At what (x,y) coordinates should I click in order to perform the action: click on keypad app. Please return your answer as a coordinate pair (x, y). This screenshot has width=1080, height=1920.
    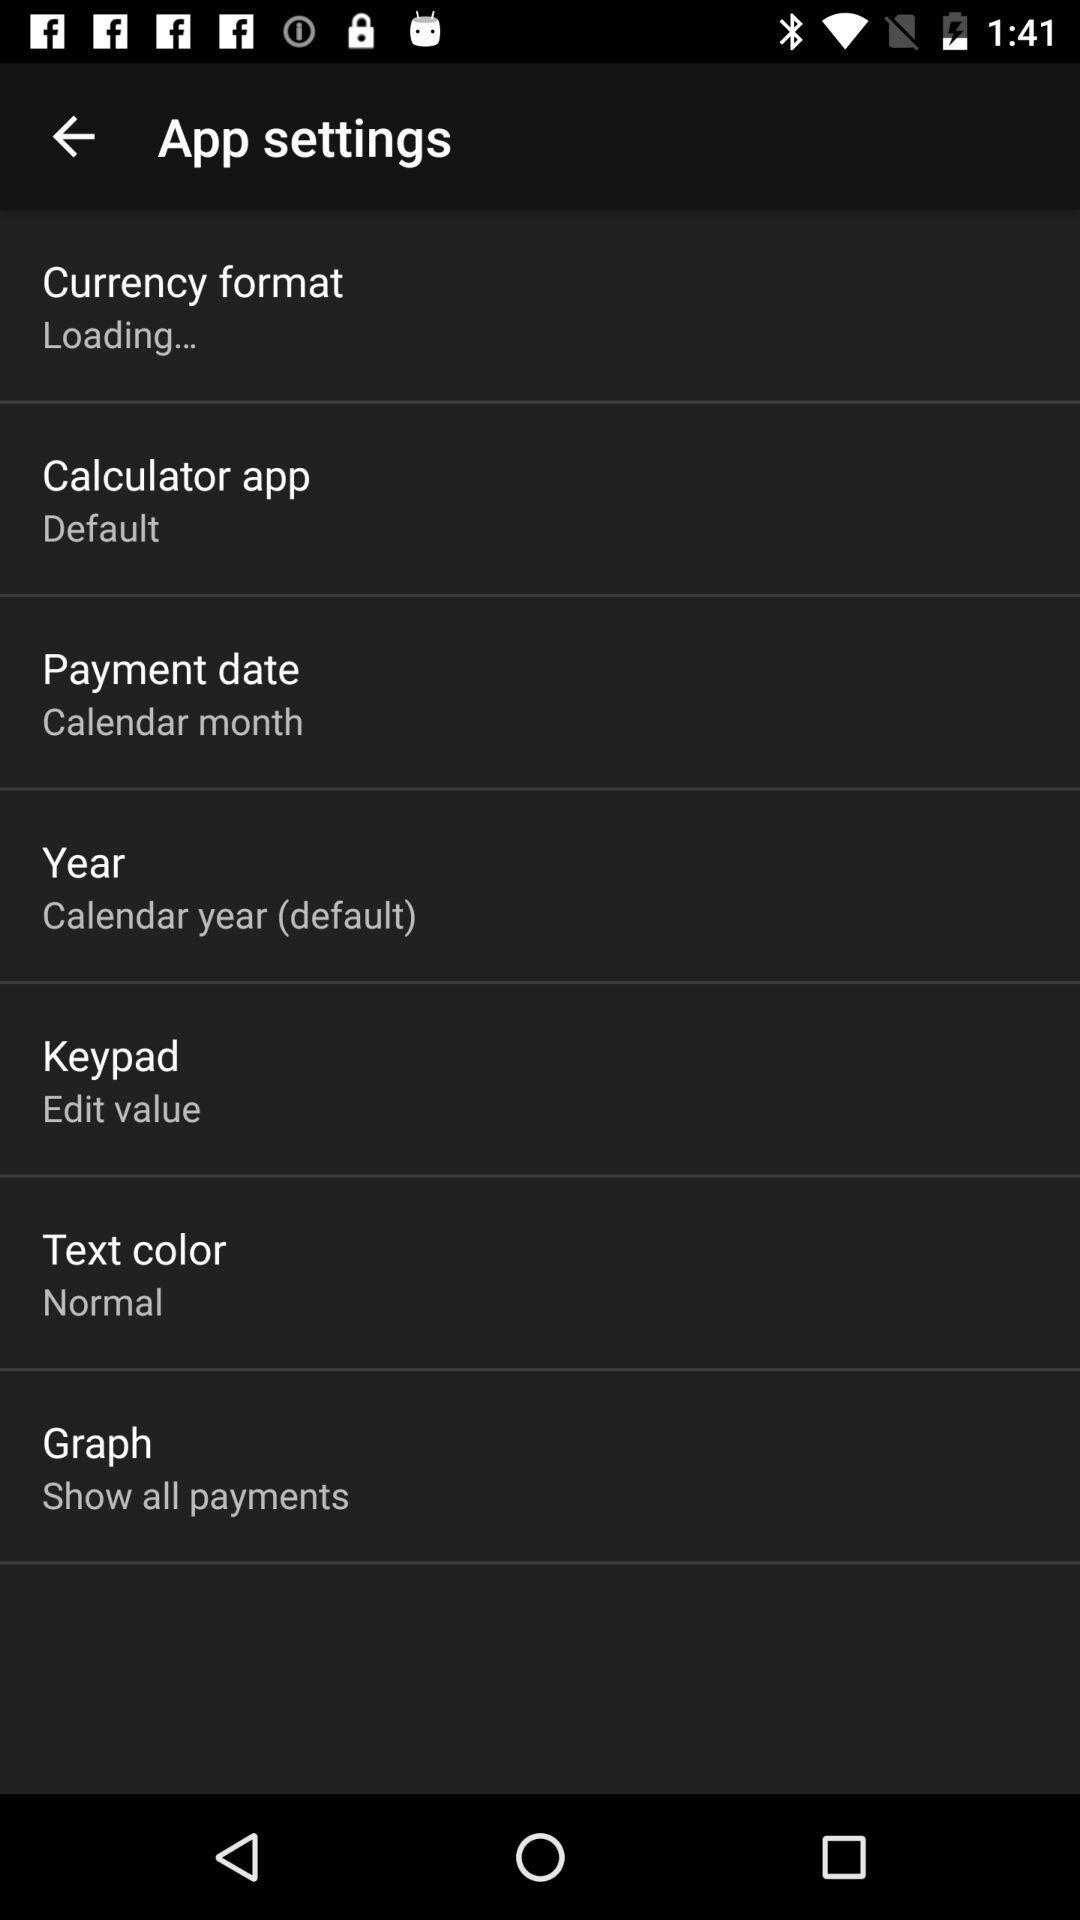
    Looking at the image, I should click on (111, 1053).